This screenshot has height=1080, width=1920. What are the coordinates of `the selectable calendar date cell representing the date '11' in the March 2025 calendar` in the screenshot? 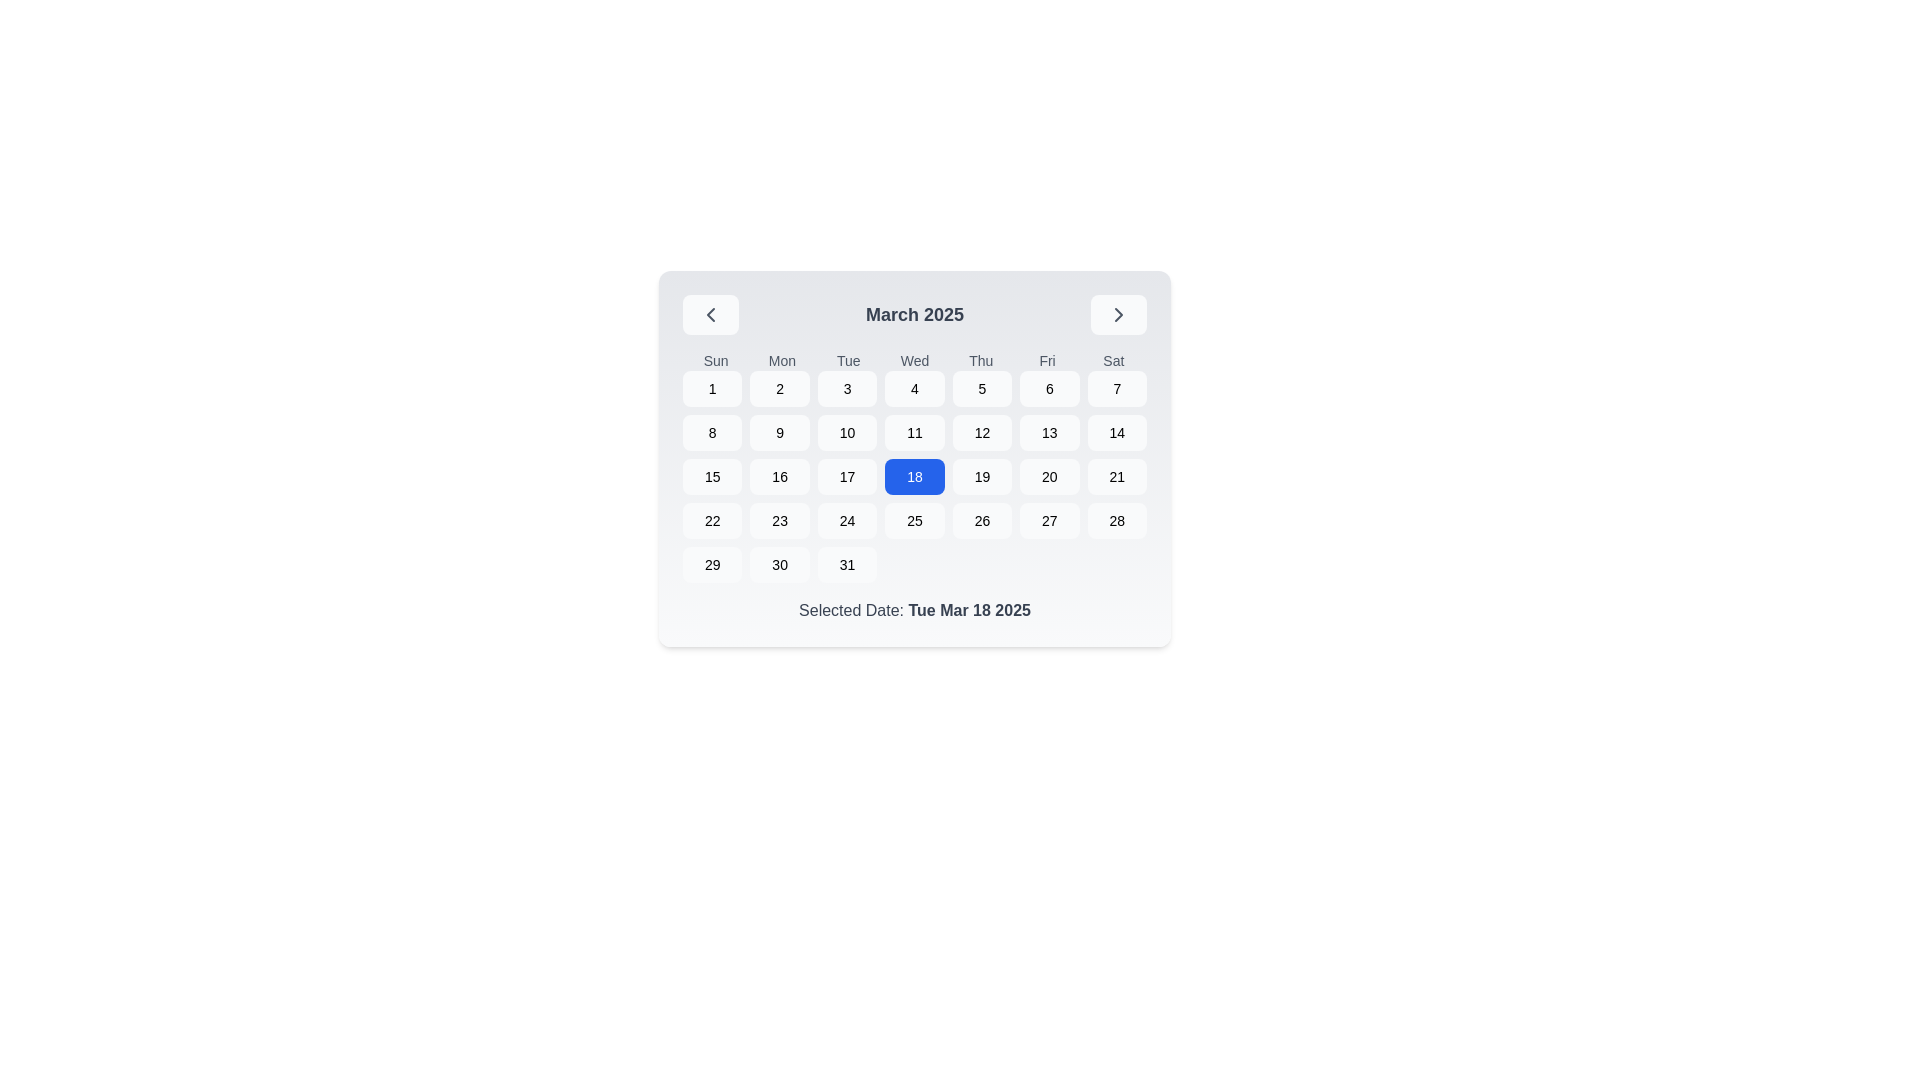 It's located at (914, 431).